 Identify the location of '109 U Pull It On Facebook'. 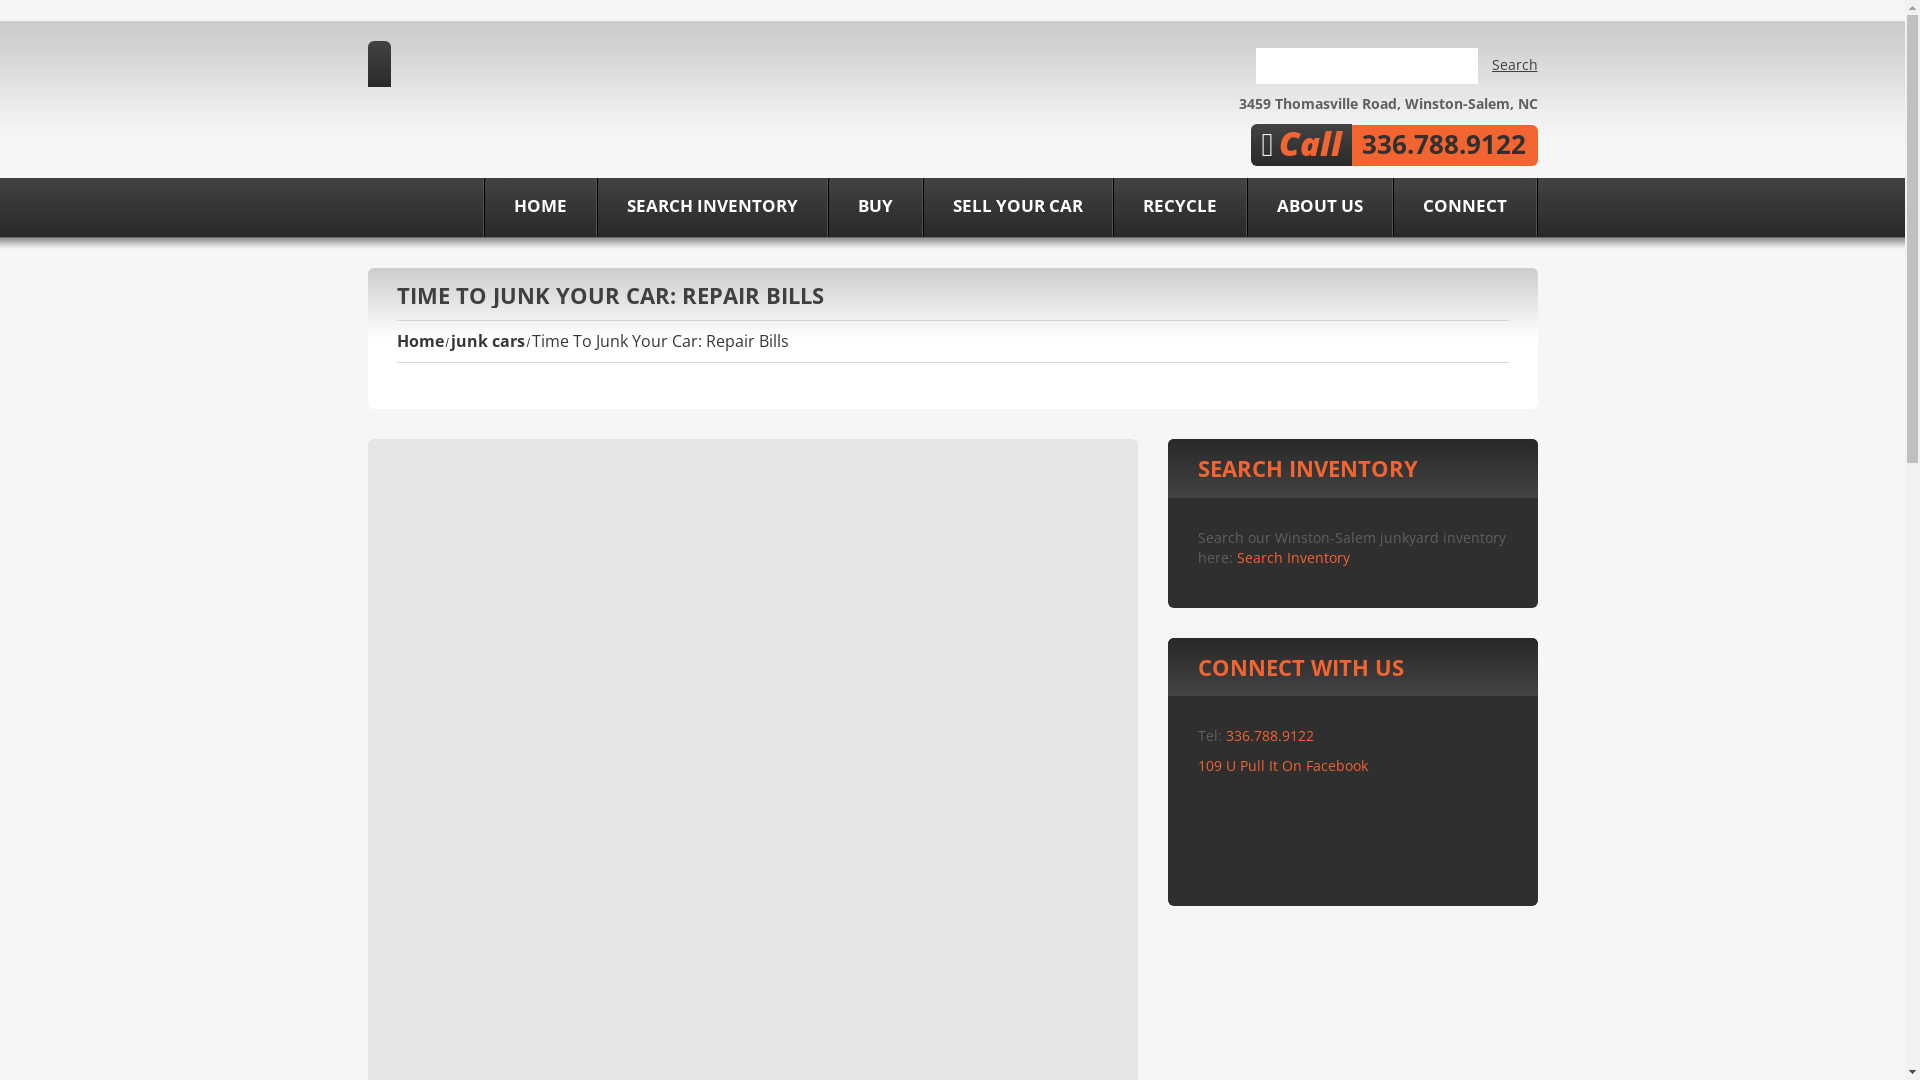
(1282, 765).